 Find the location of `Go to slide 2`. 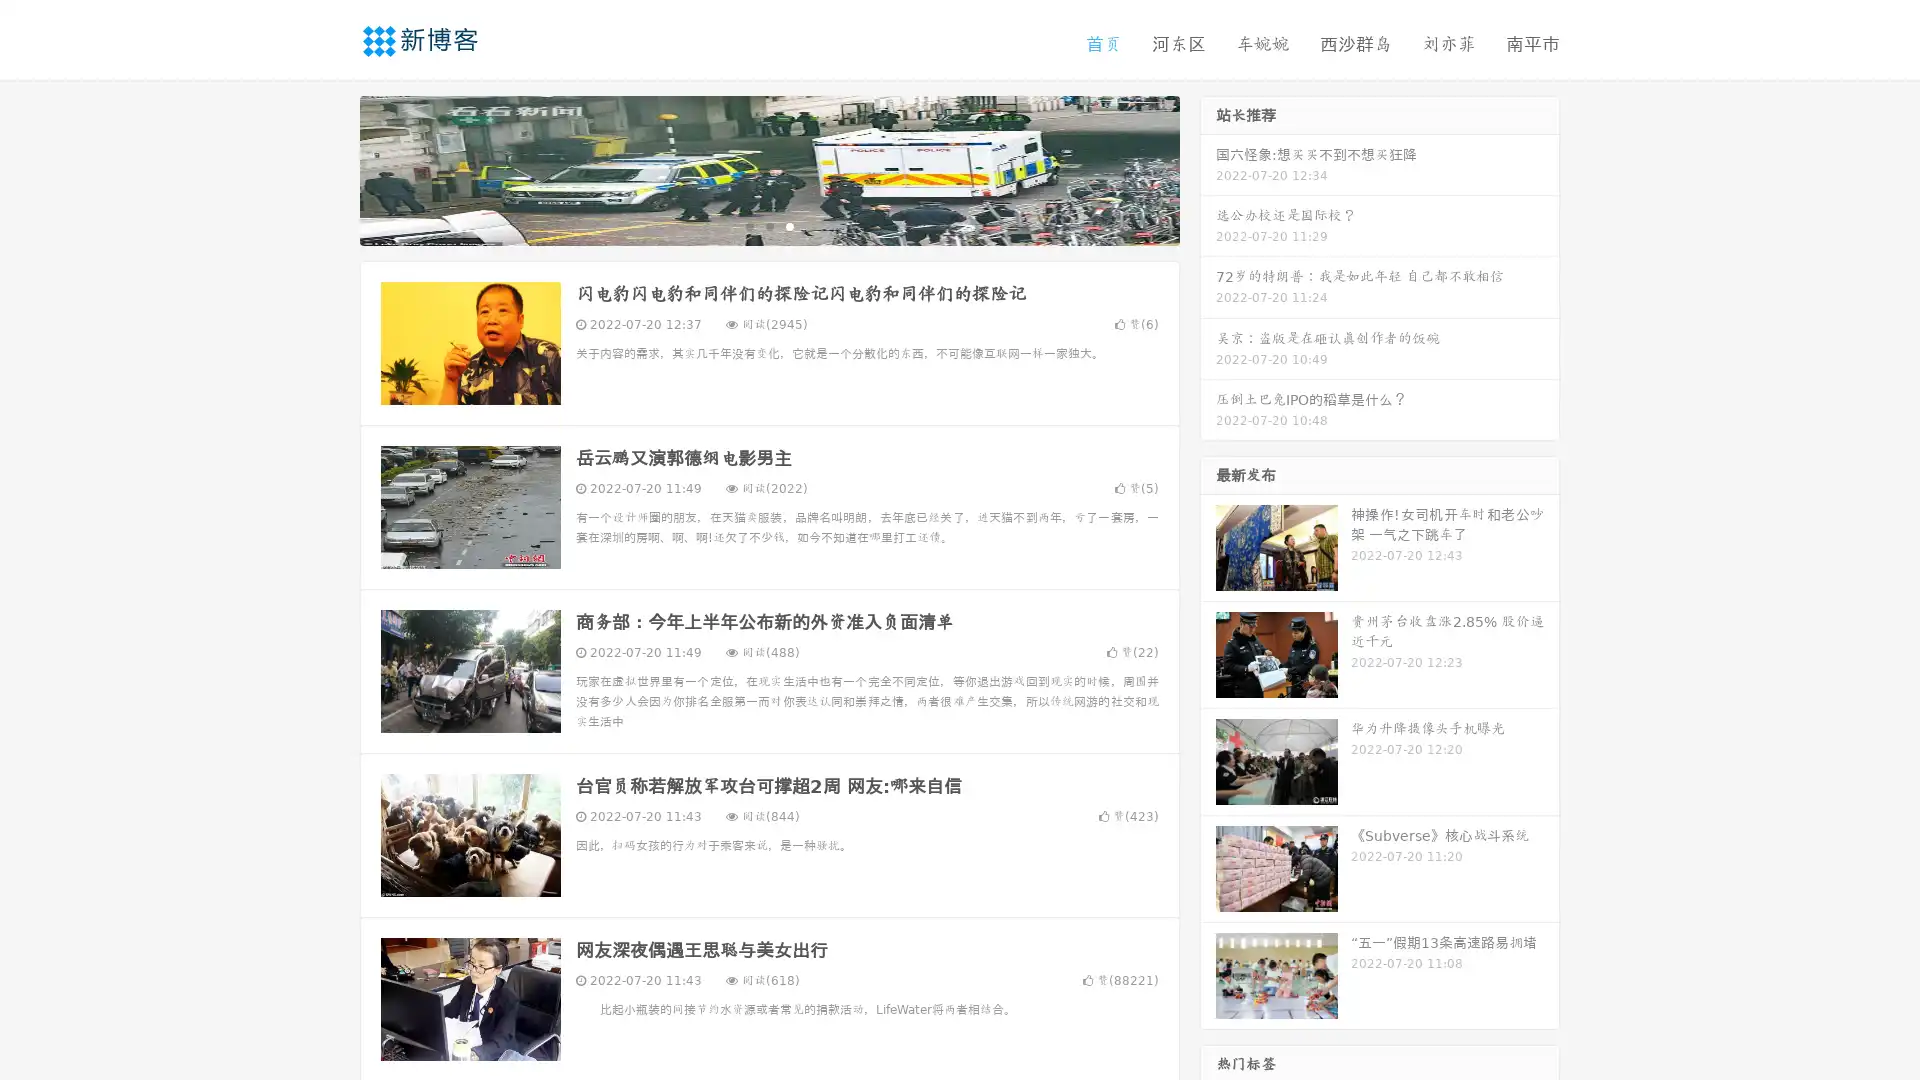

Go to slide 2 is located at coordinates (768, 225).